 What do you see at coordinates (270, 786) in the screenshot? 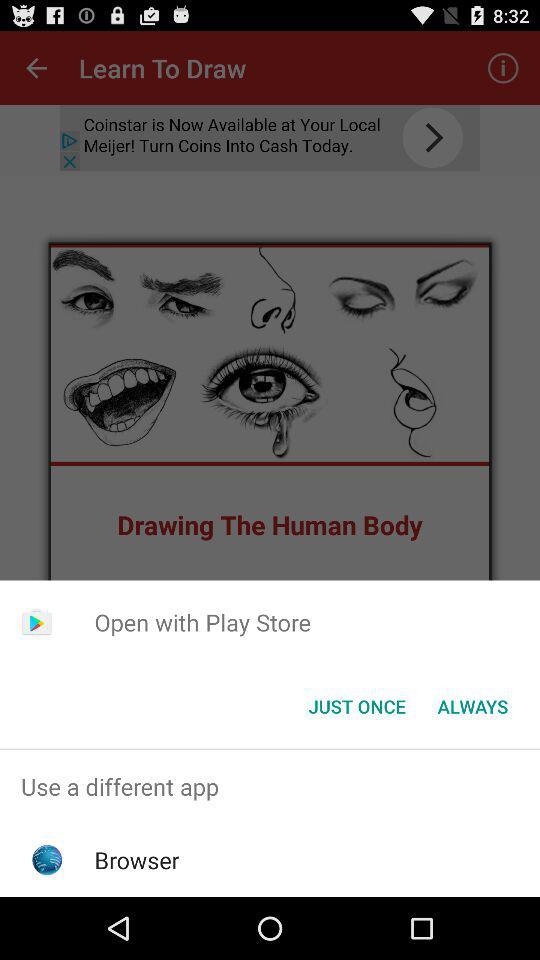
I see `item above browser icon` at bounding box center [270, 786].